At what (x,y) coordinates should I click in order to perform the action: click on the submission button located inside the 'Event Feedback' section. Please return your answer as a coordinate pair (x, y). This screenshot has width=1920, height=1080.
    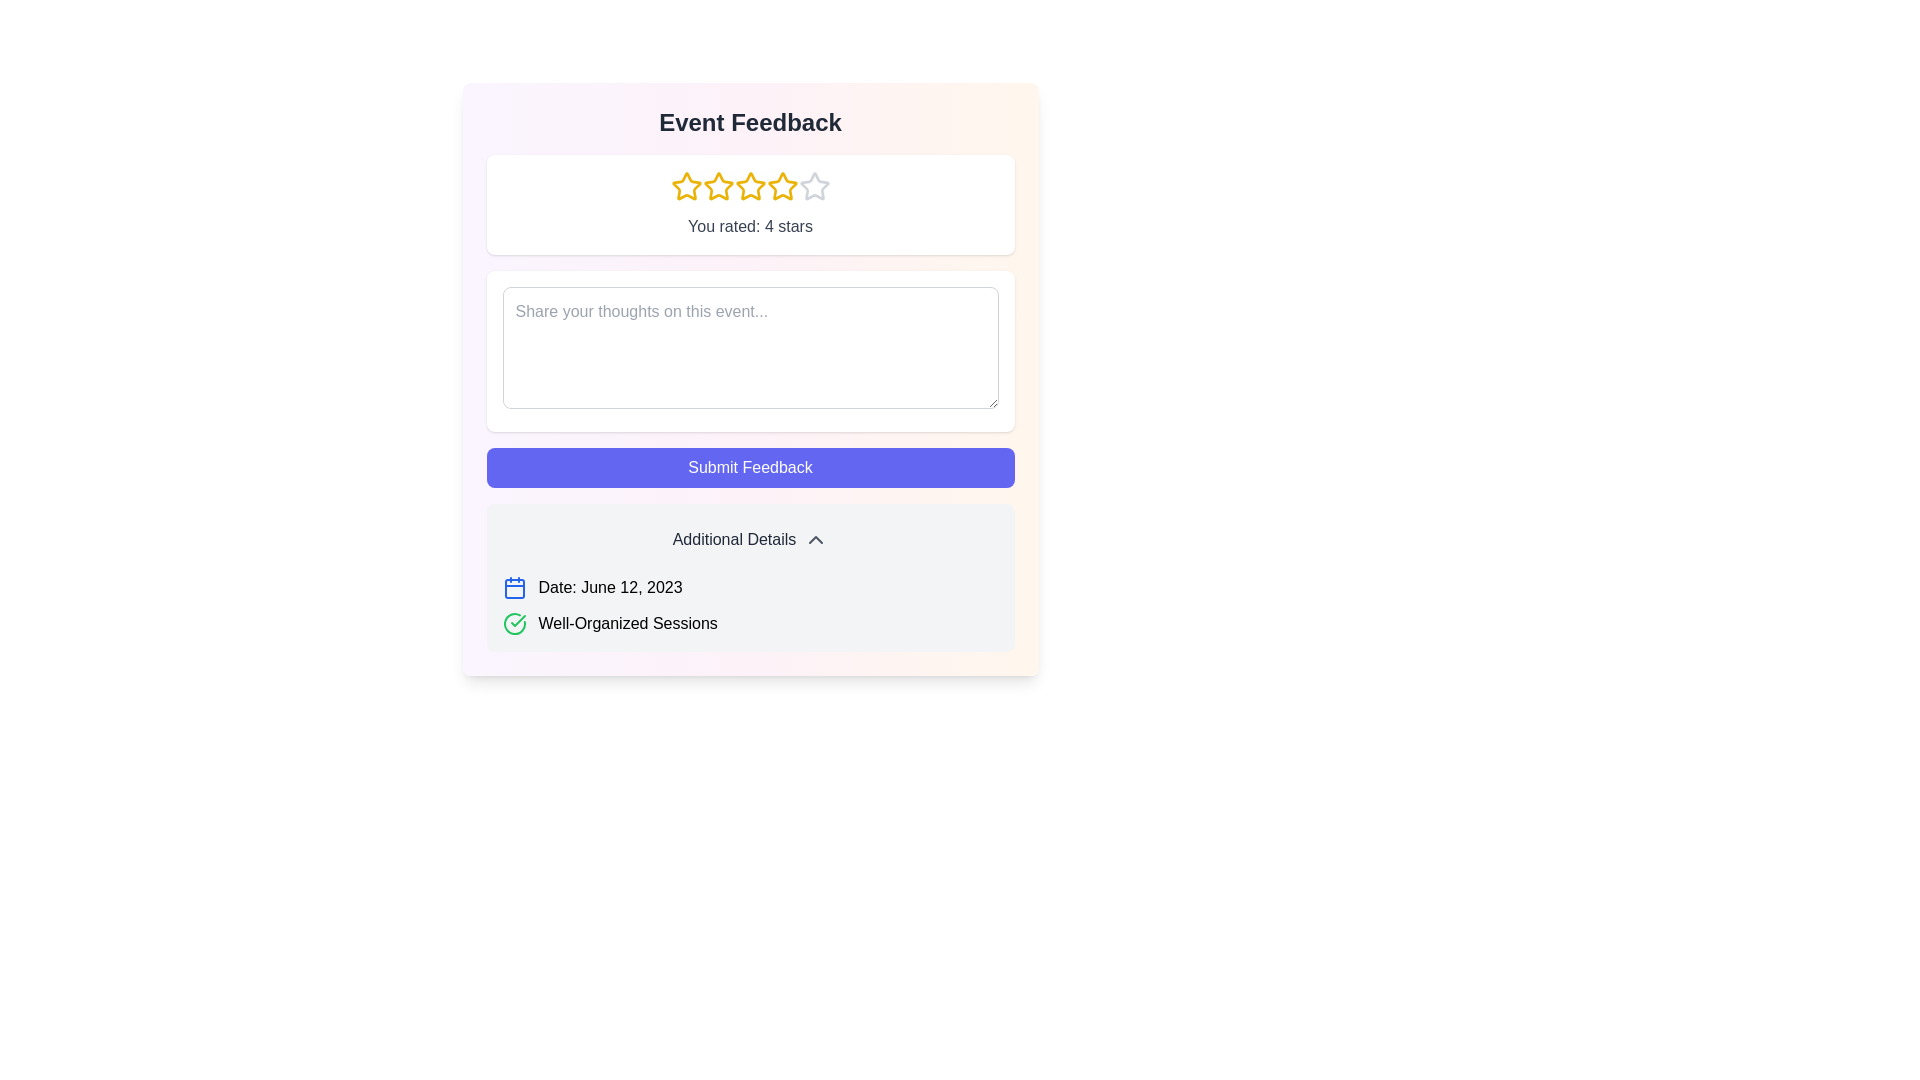
    Looking at the image, I should click on (749, 467).